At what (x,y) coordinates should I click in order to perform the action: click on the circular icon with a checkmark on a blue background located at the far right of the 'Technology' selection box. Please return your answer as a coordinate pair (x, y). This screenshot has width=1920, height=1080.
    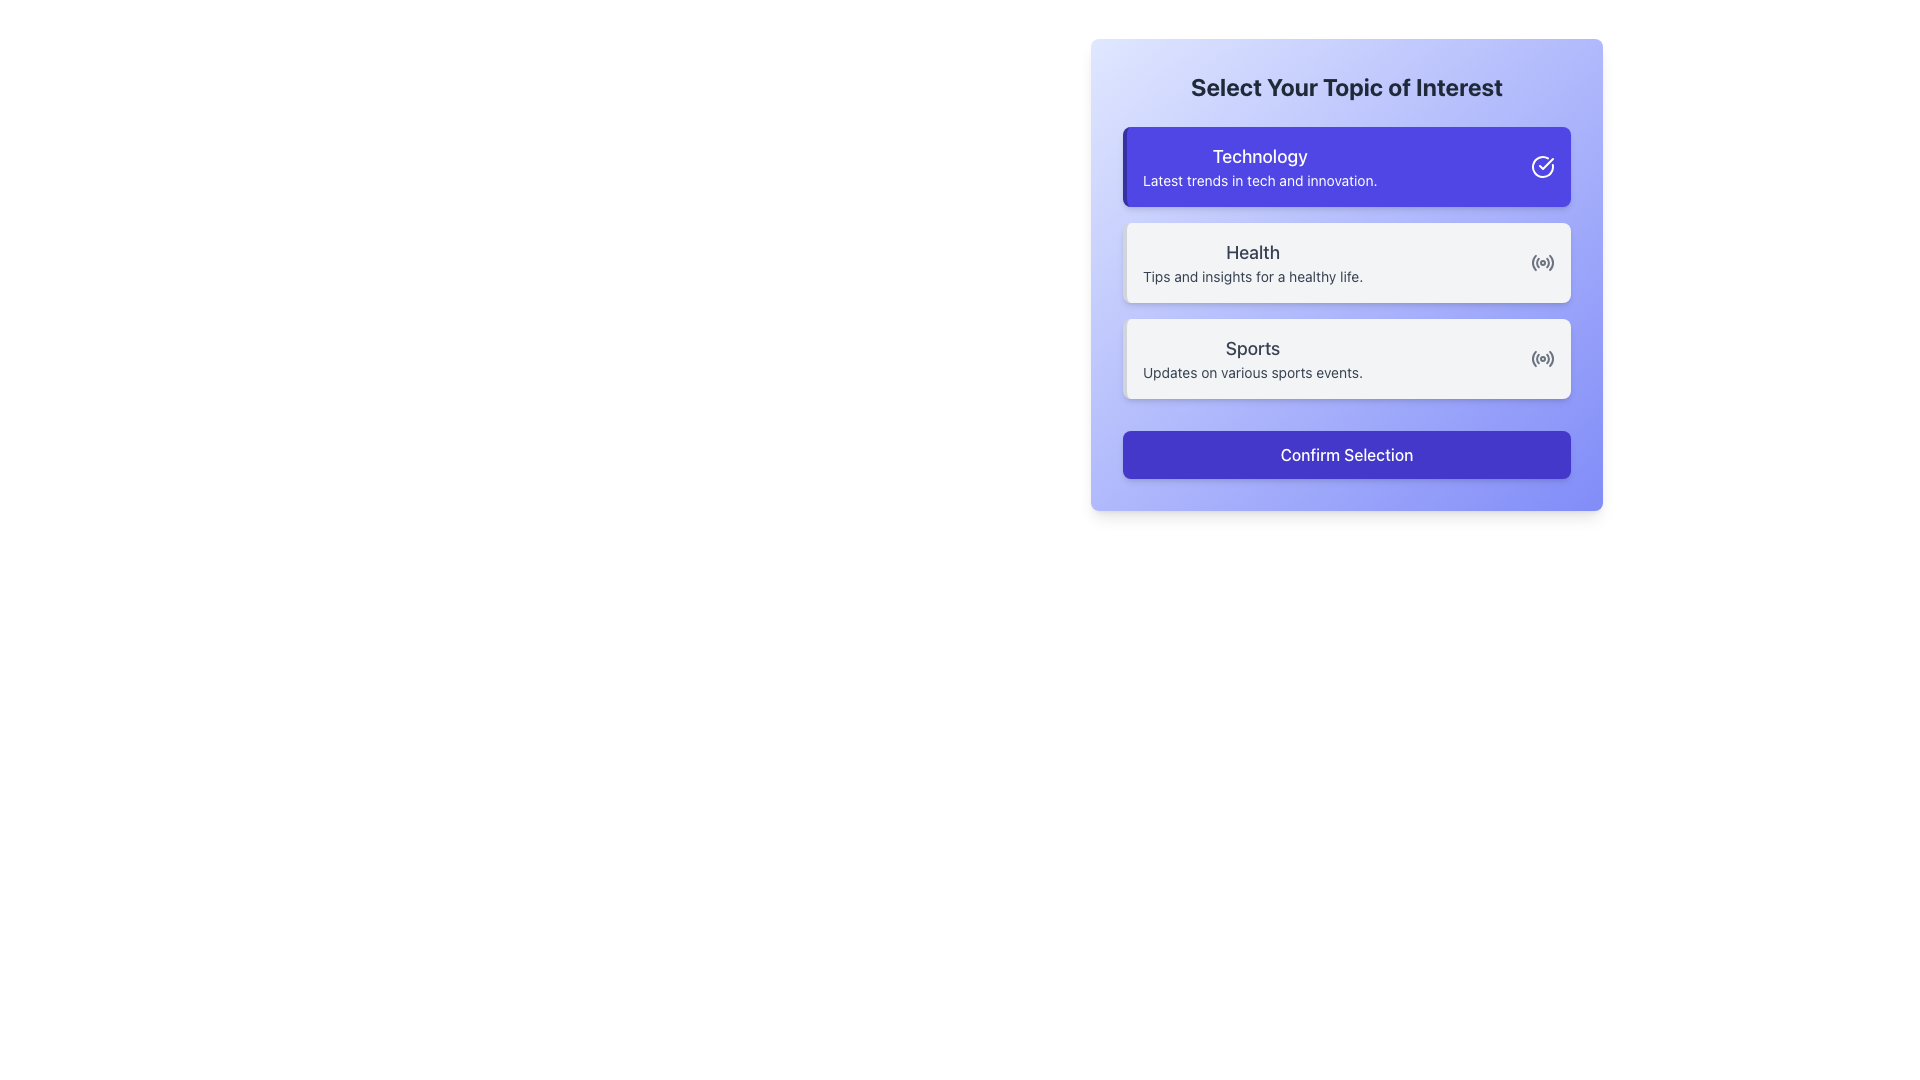
    Looking at the image, I should click on (1541, 165).